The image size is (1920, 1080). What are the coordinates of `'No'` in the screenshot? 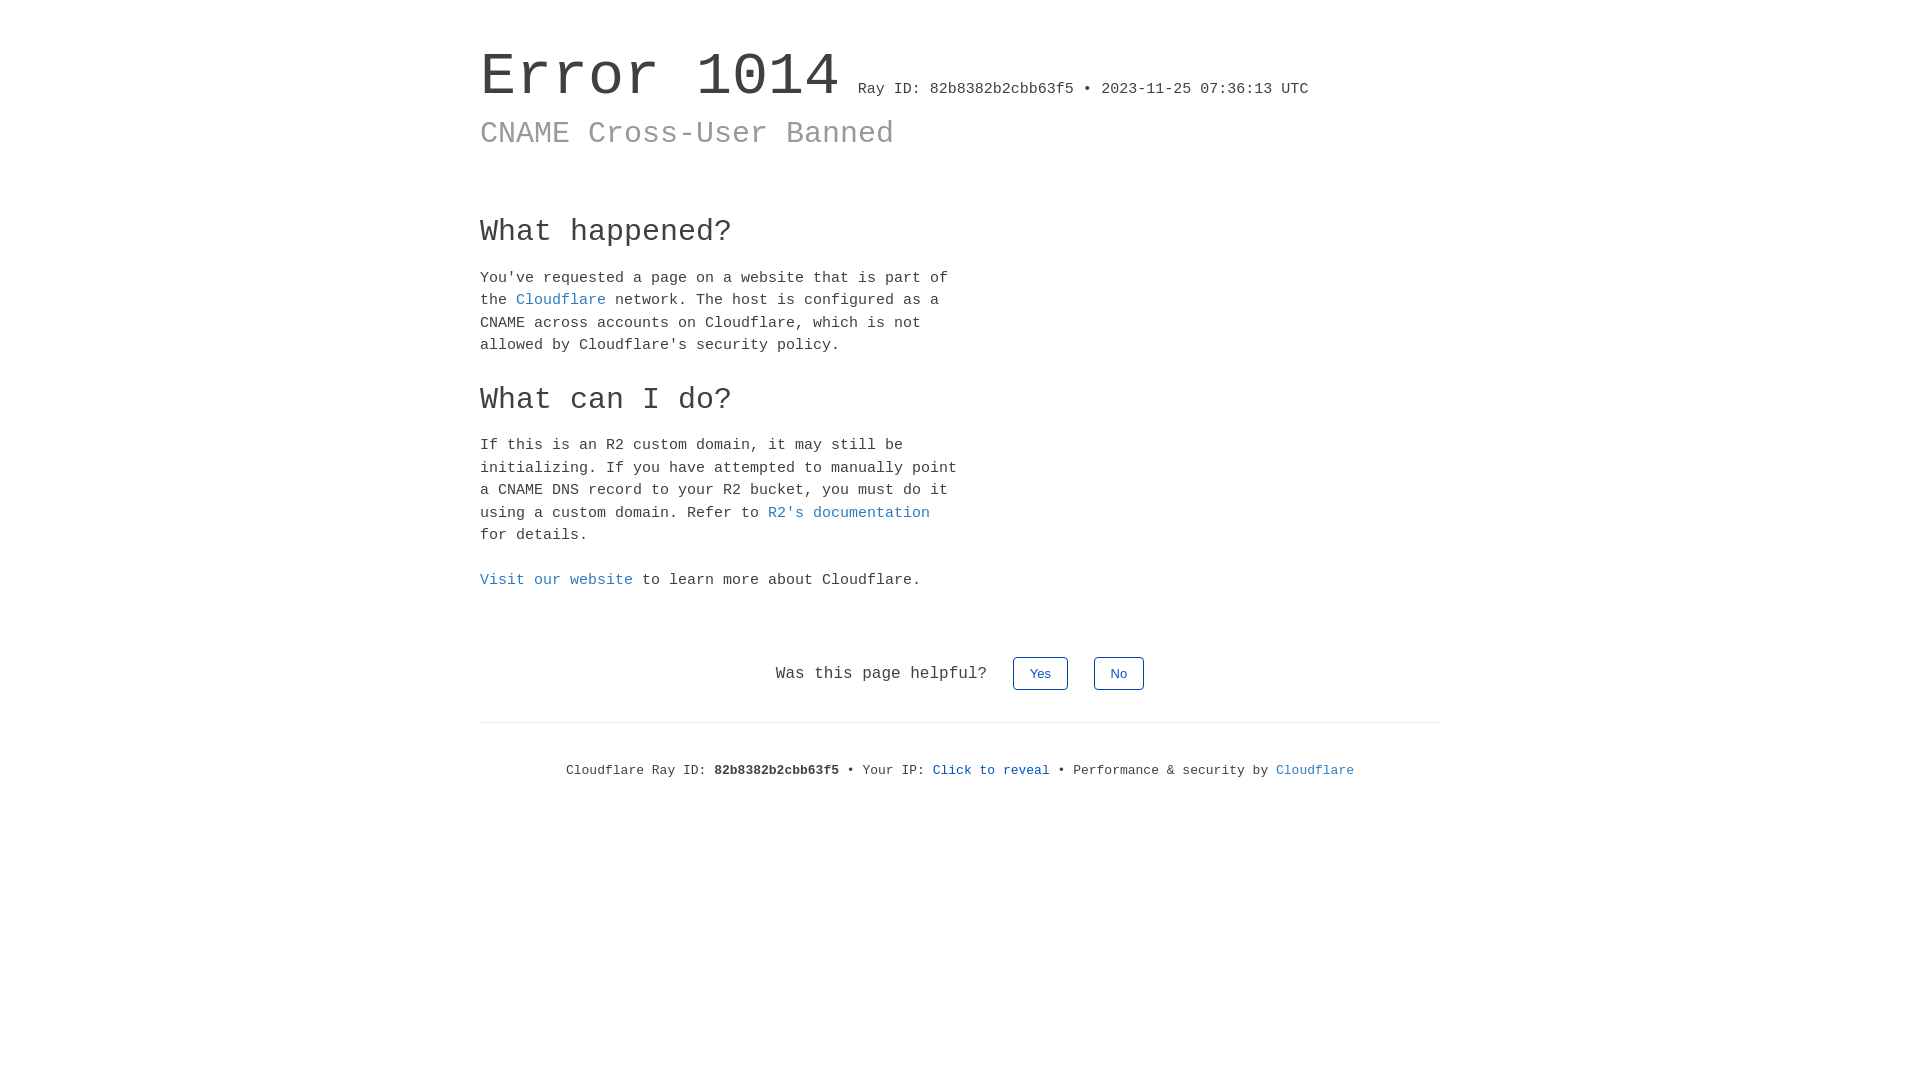 It's located at (1093, 672).